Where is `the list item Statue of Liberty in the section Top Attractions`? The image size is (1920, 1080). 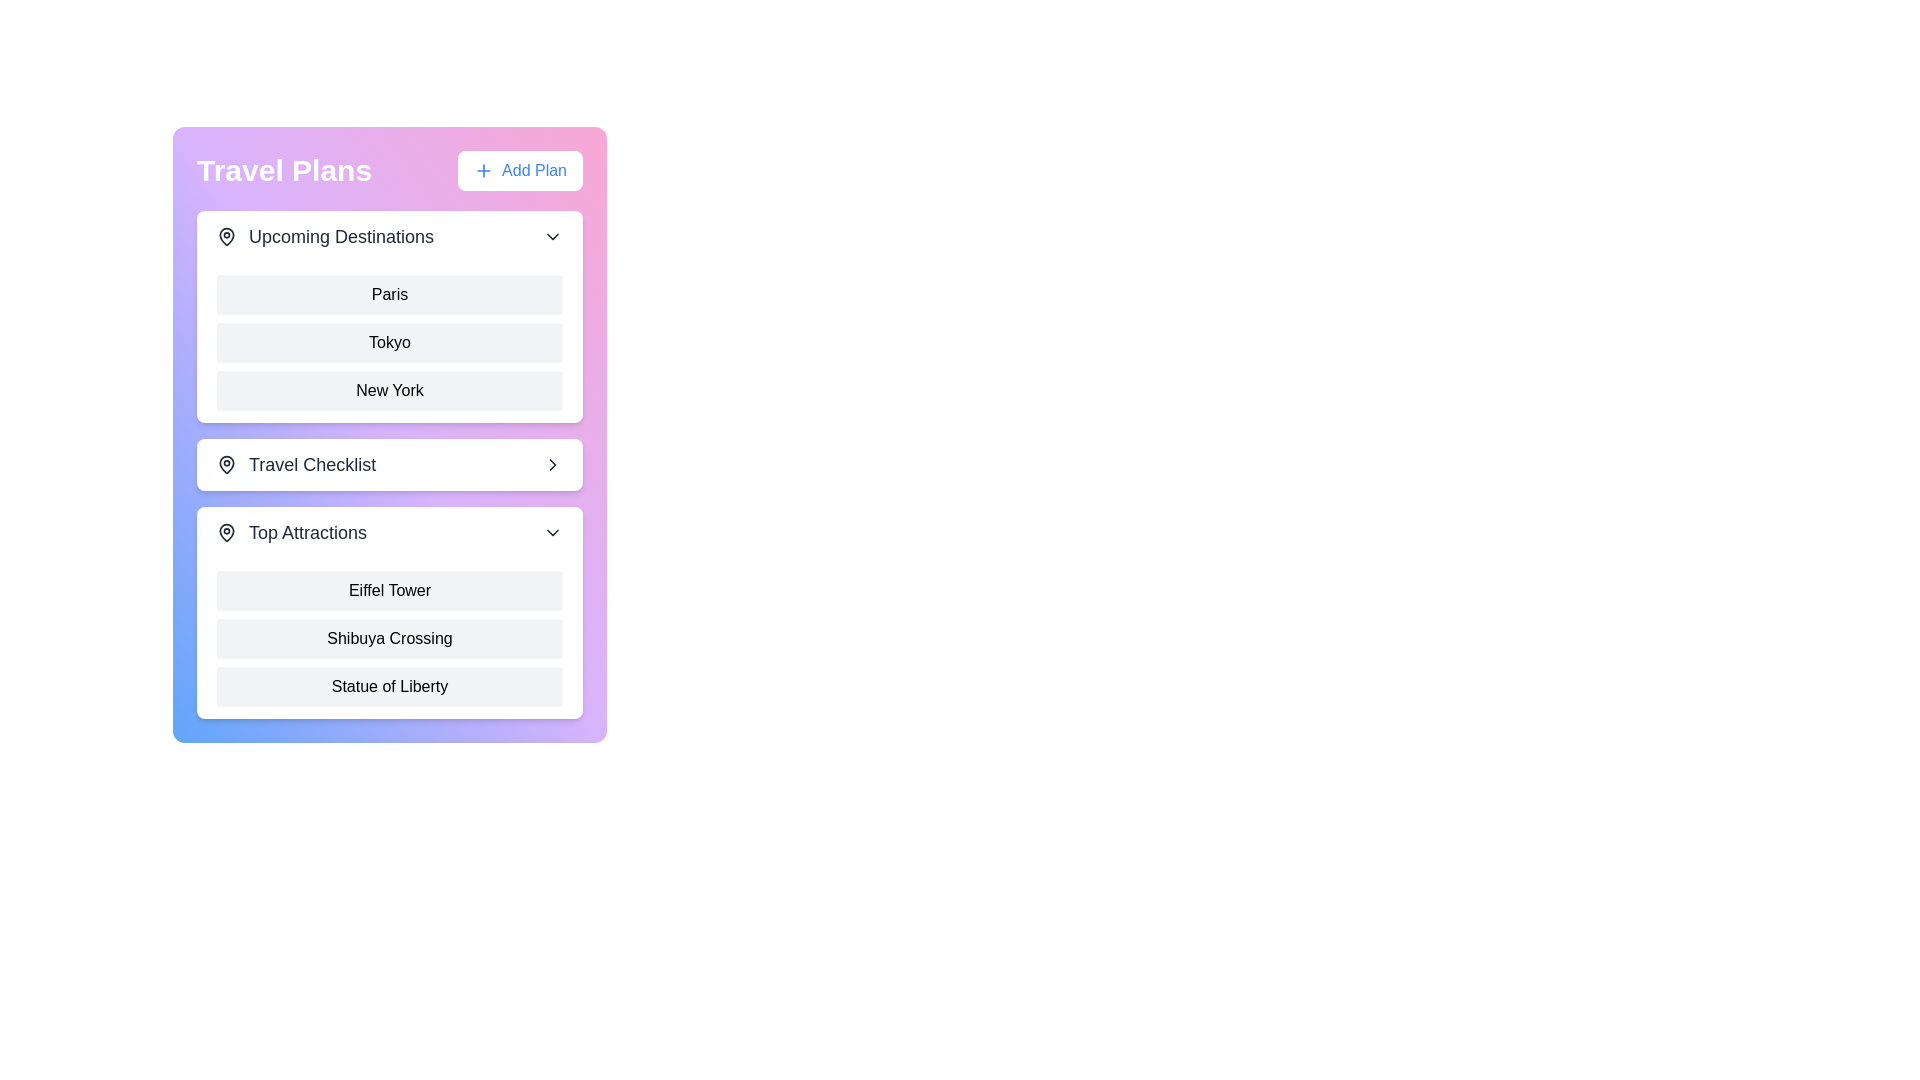 the list item Statue of Liberty in the section Top Attractions is located at coordinates (389, 685).